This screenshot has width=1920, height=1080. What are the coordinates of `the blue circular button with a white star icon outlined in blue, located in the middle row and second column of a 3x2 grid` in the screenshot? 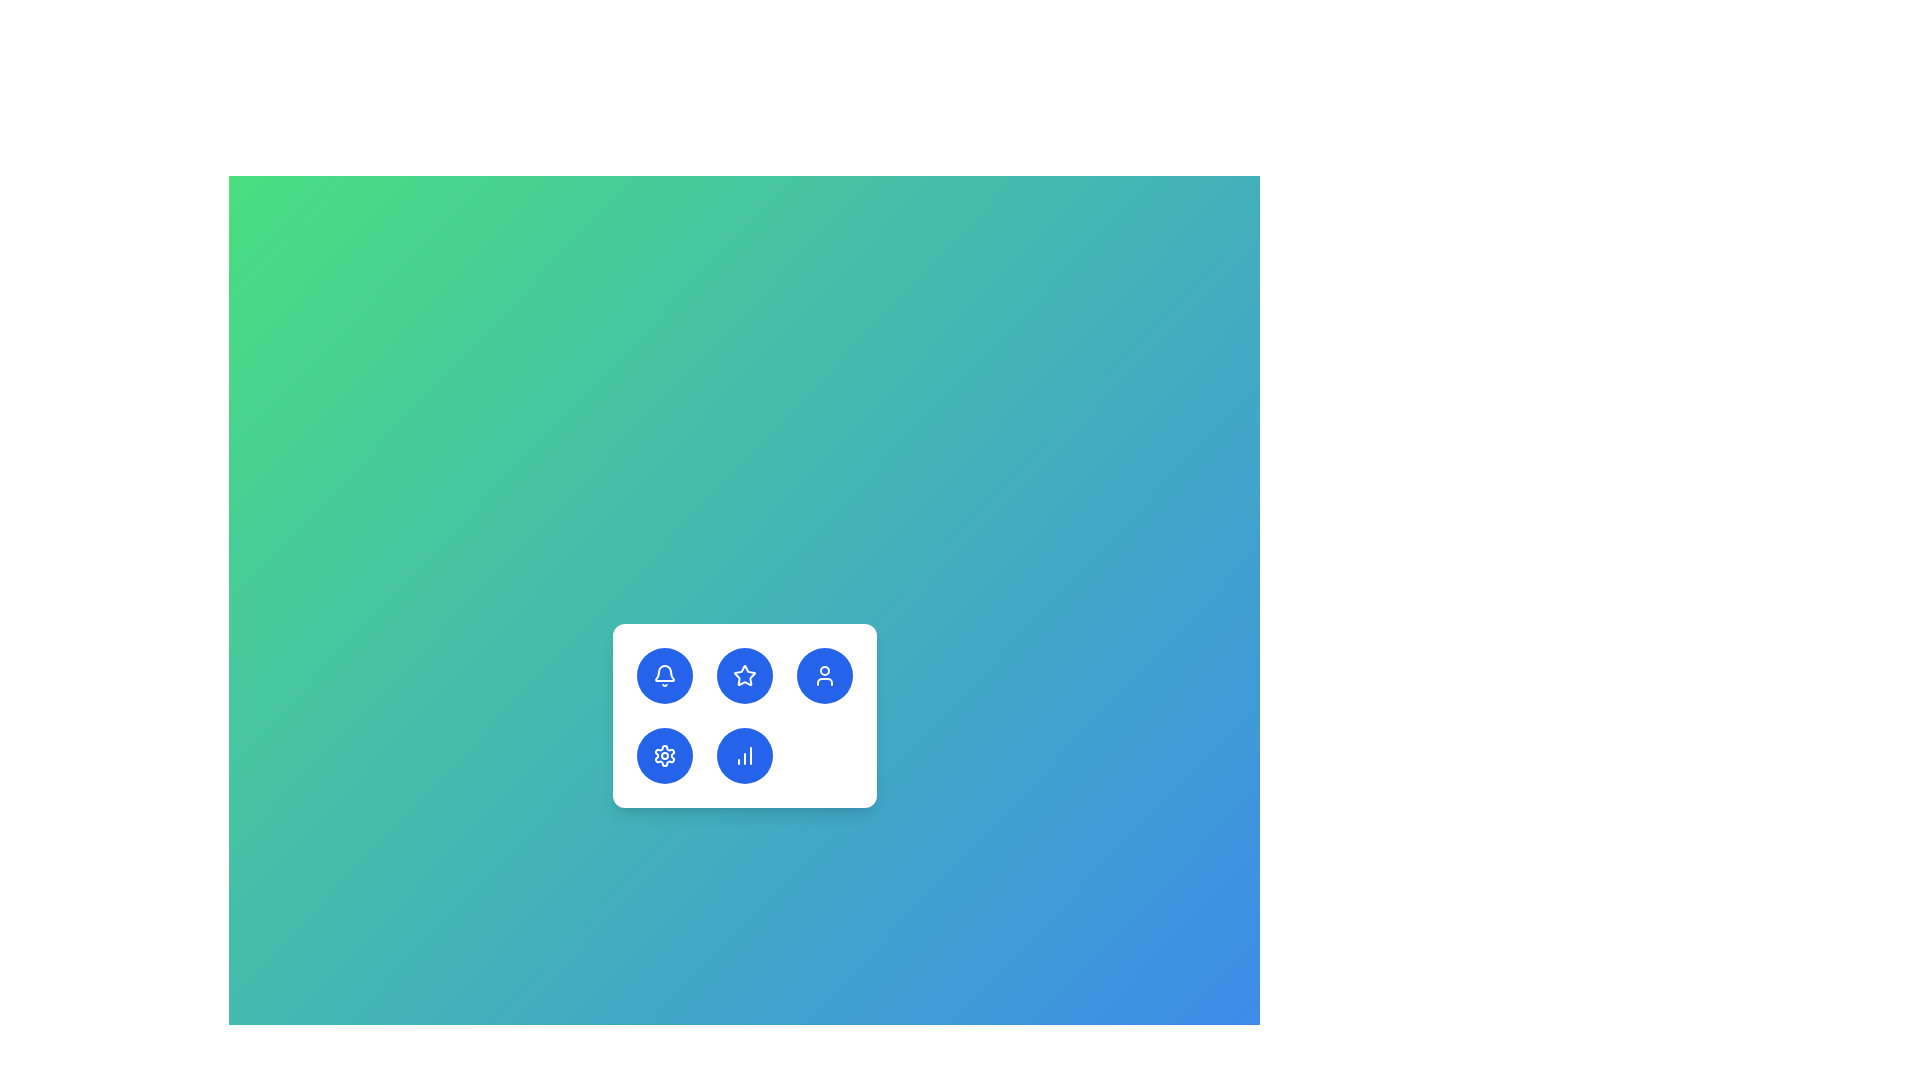 It's located at (743, 675).